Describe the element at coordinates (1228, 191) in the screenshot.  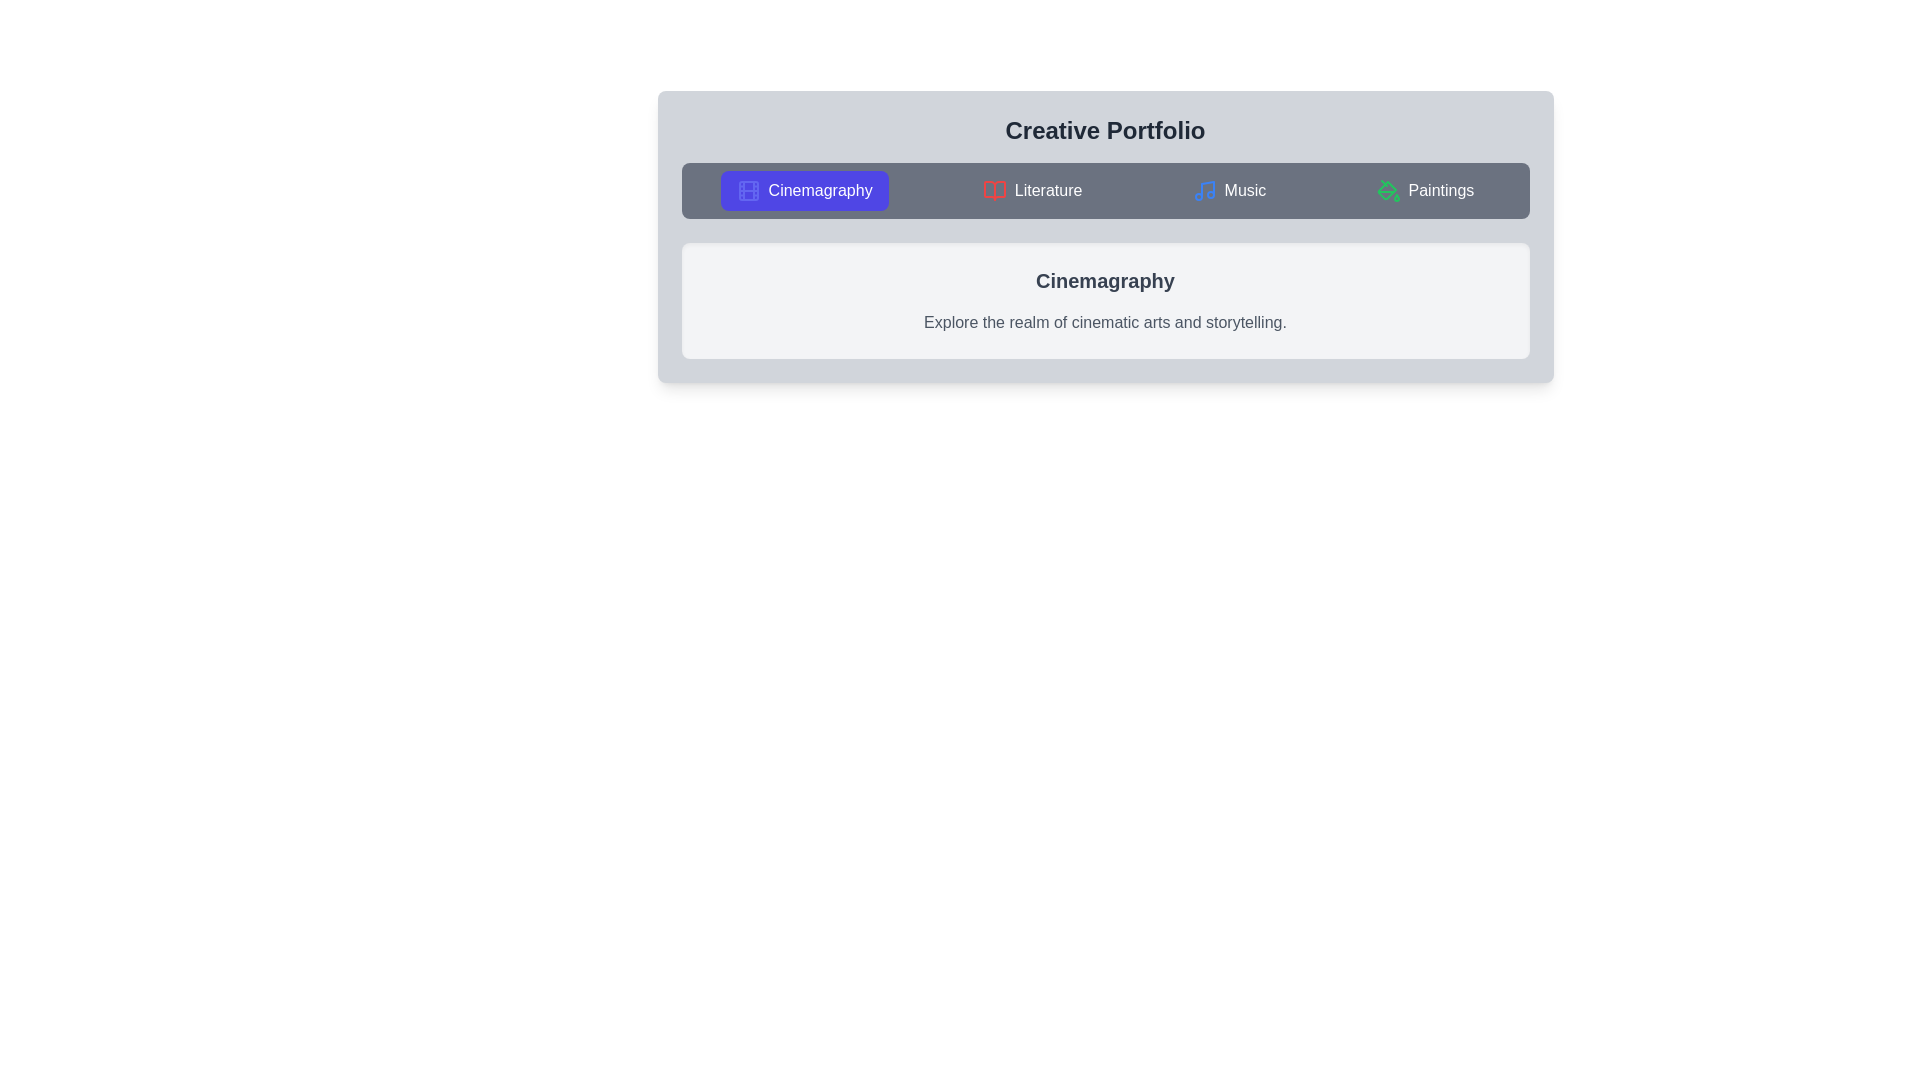
I see `the tab labeled Music` at that location.